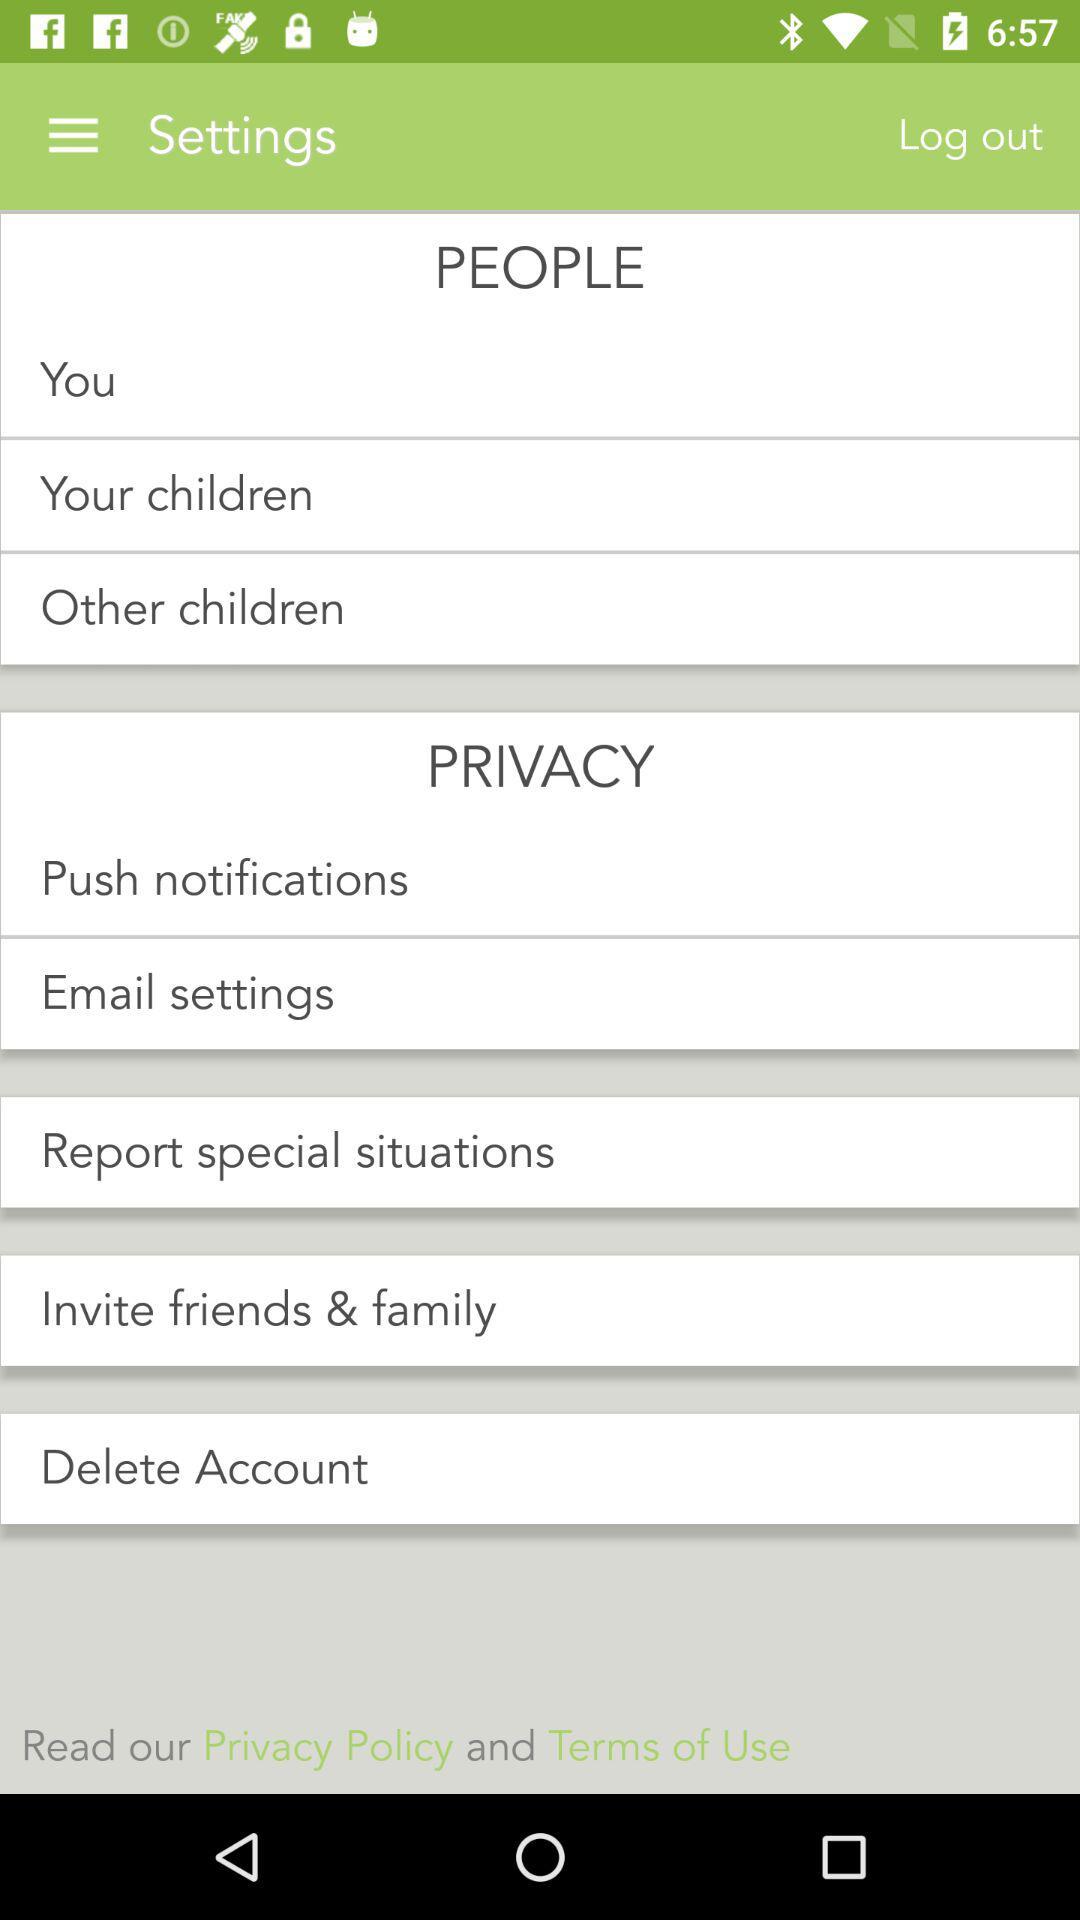  What do you see at coordinates (72, 135) in the screenshot?
I see `icon at the top left corner` at bounding box center [72, 135].